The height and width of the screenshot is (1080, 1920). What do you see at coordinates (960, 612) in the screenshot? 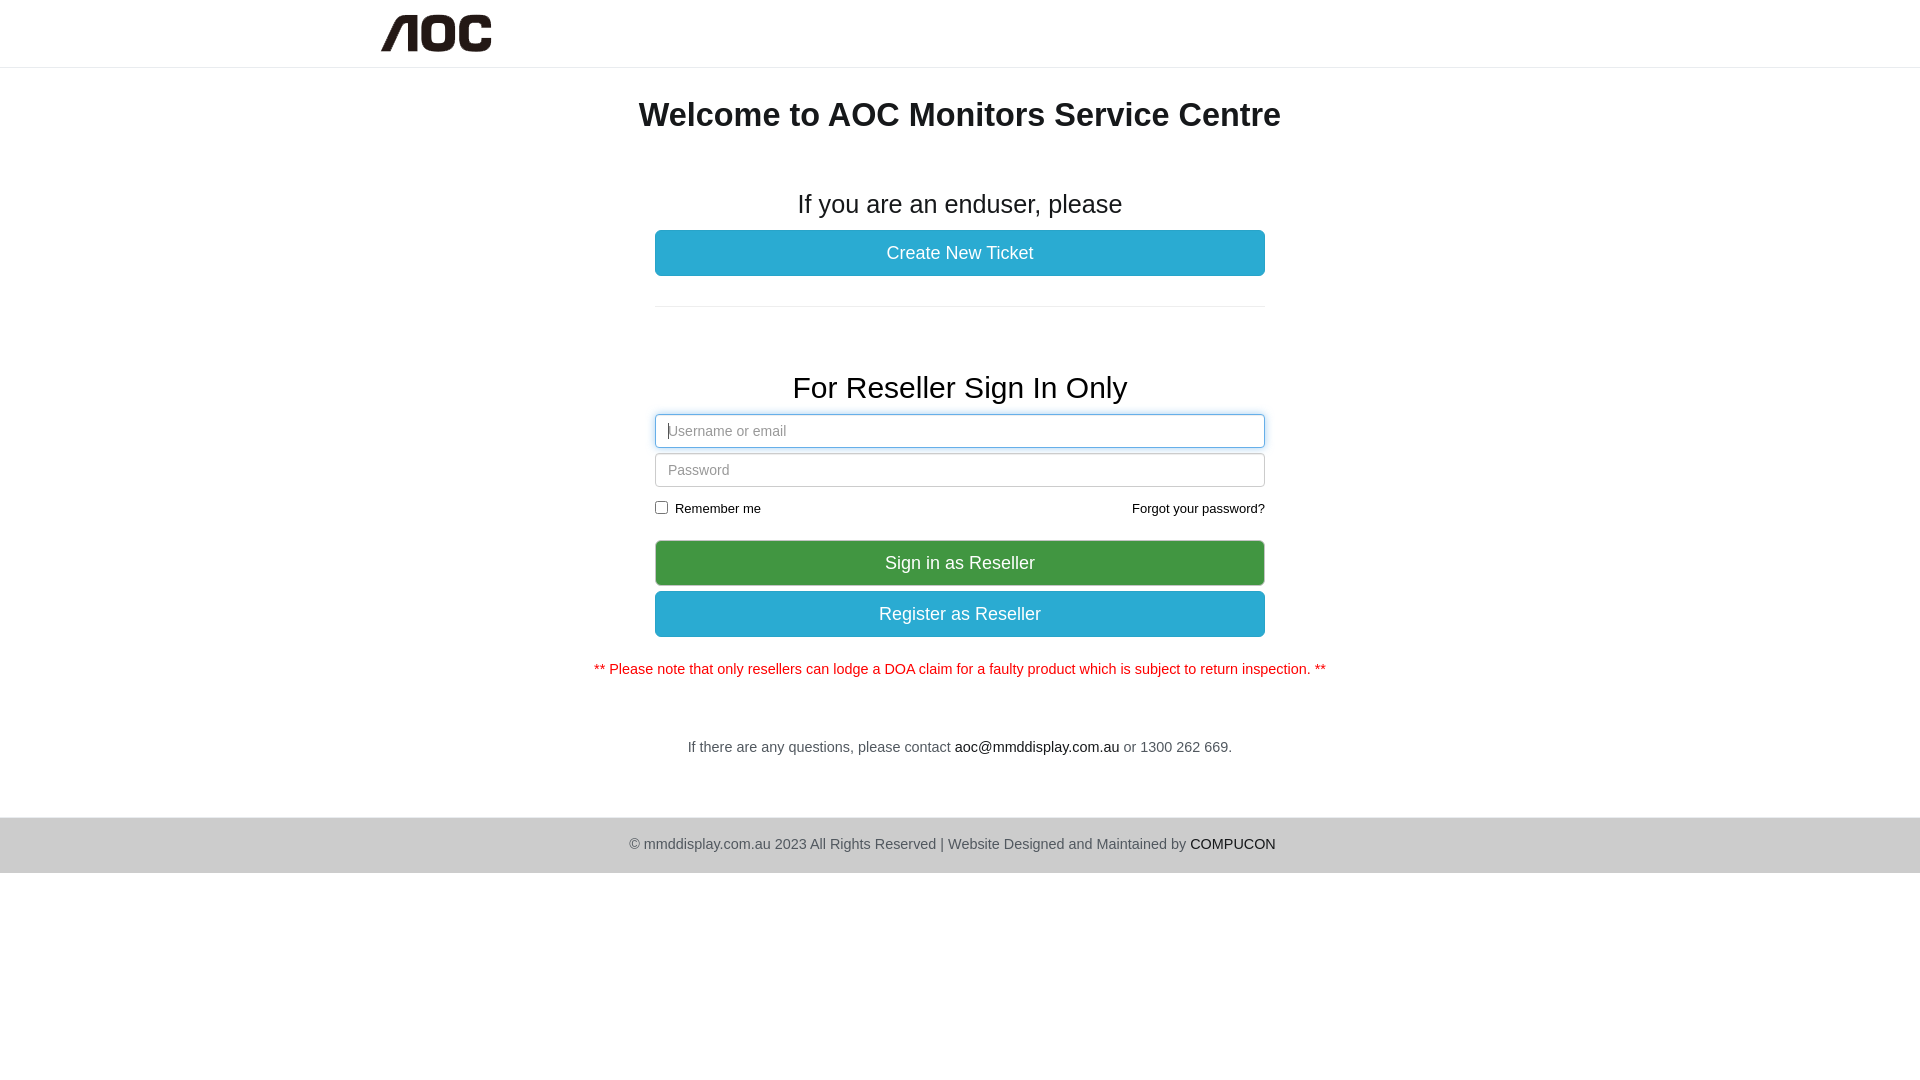
I see `'Register as Reseller'` at bounding box center [960, 612].